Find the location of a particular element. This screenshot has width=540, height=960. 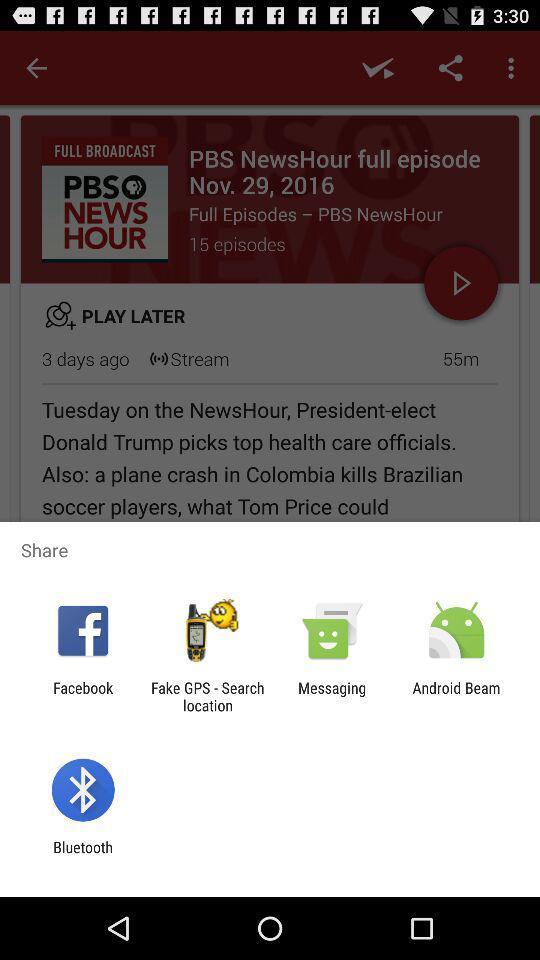

the item next to messaging app is located at coordinates (456, 696).